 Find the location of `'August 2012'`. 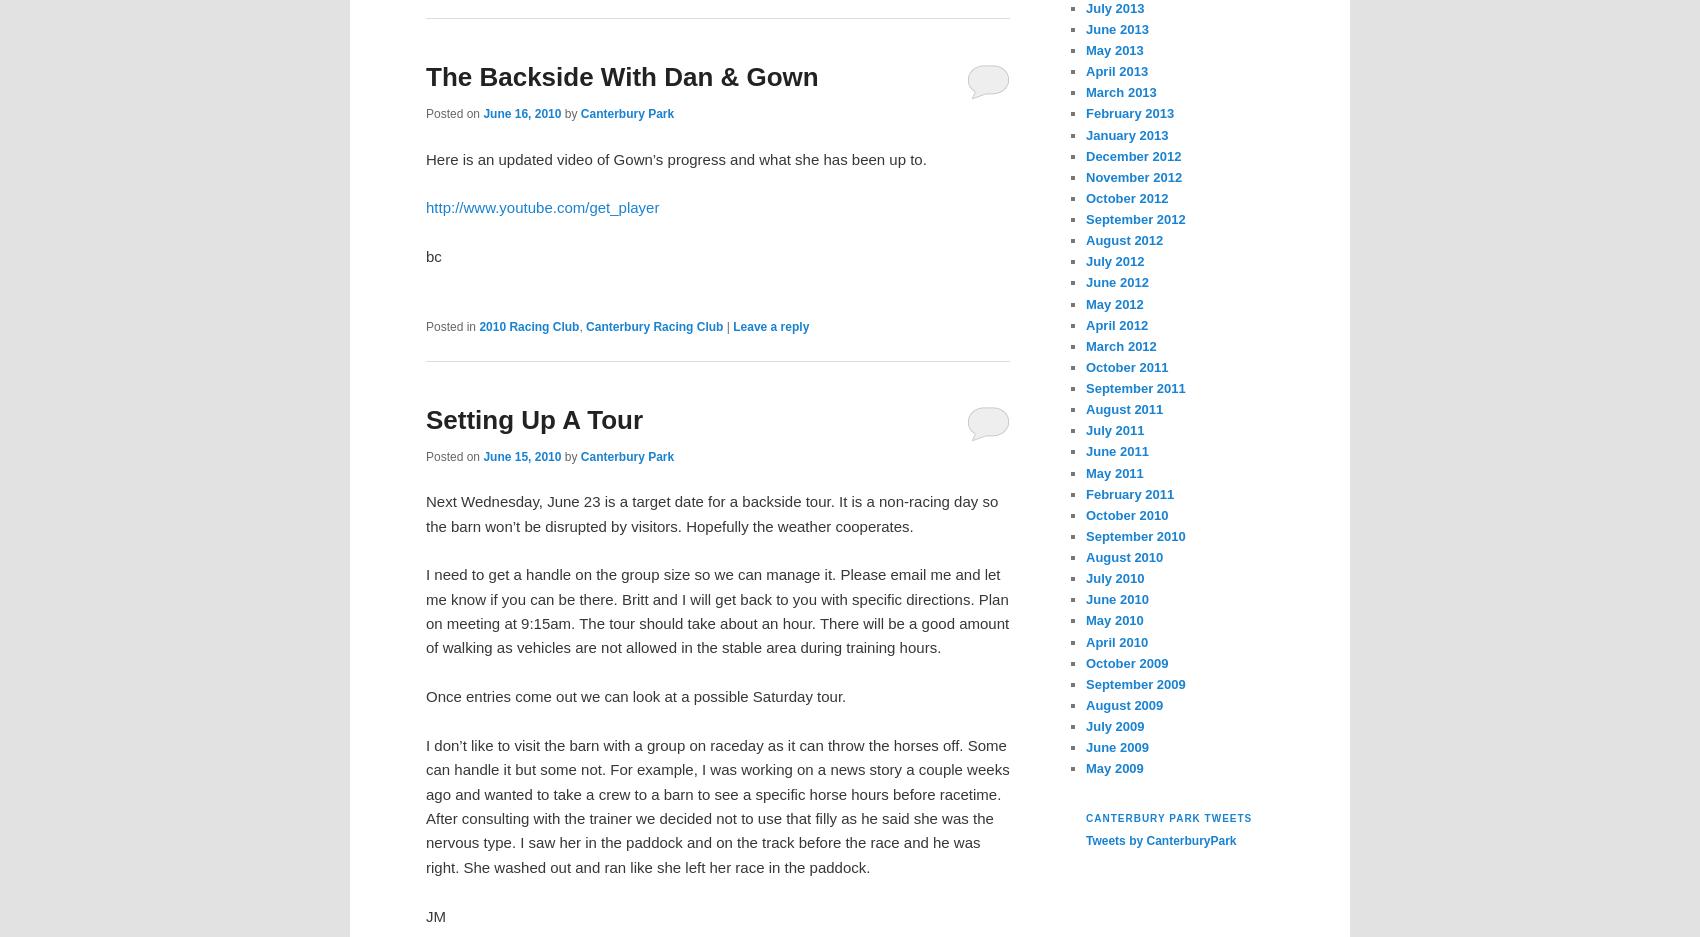

'August 2012' is located at coordinates (1124, 239).